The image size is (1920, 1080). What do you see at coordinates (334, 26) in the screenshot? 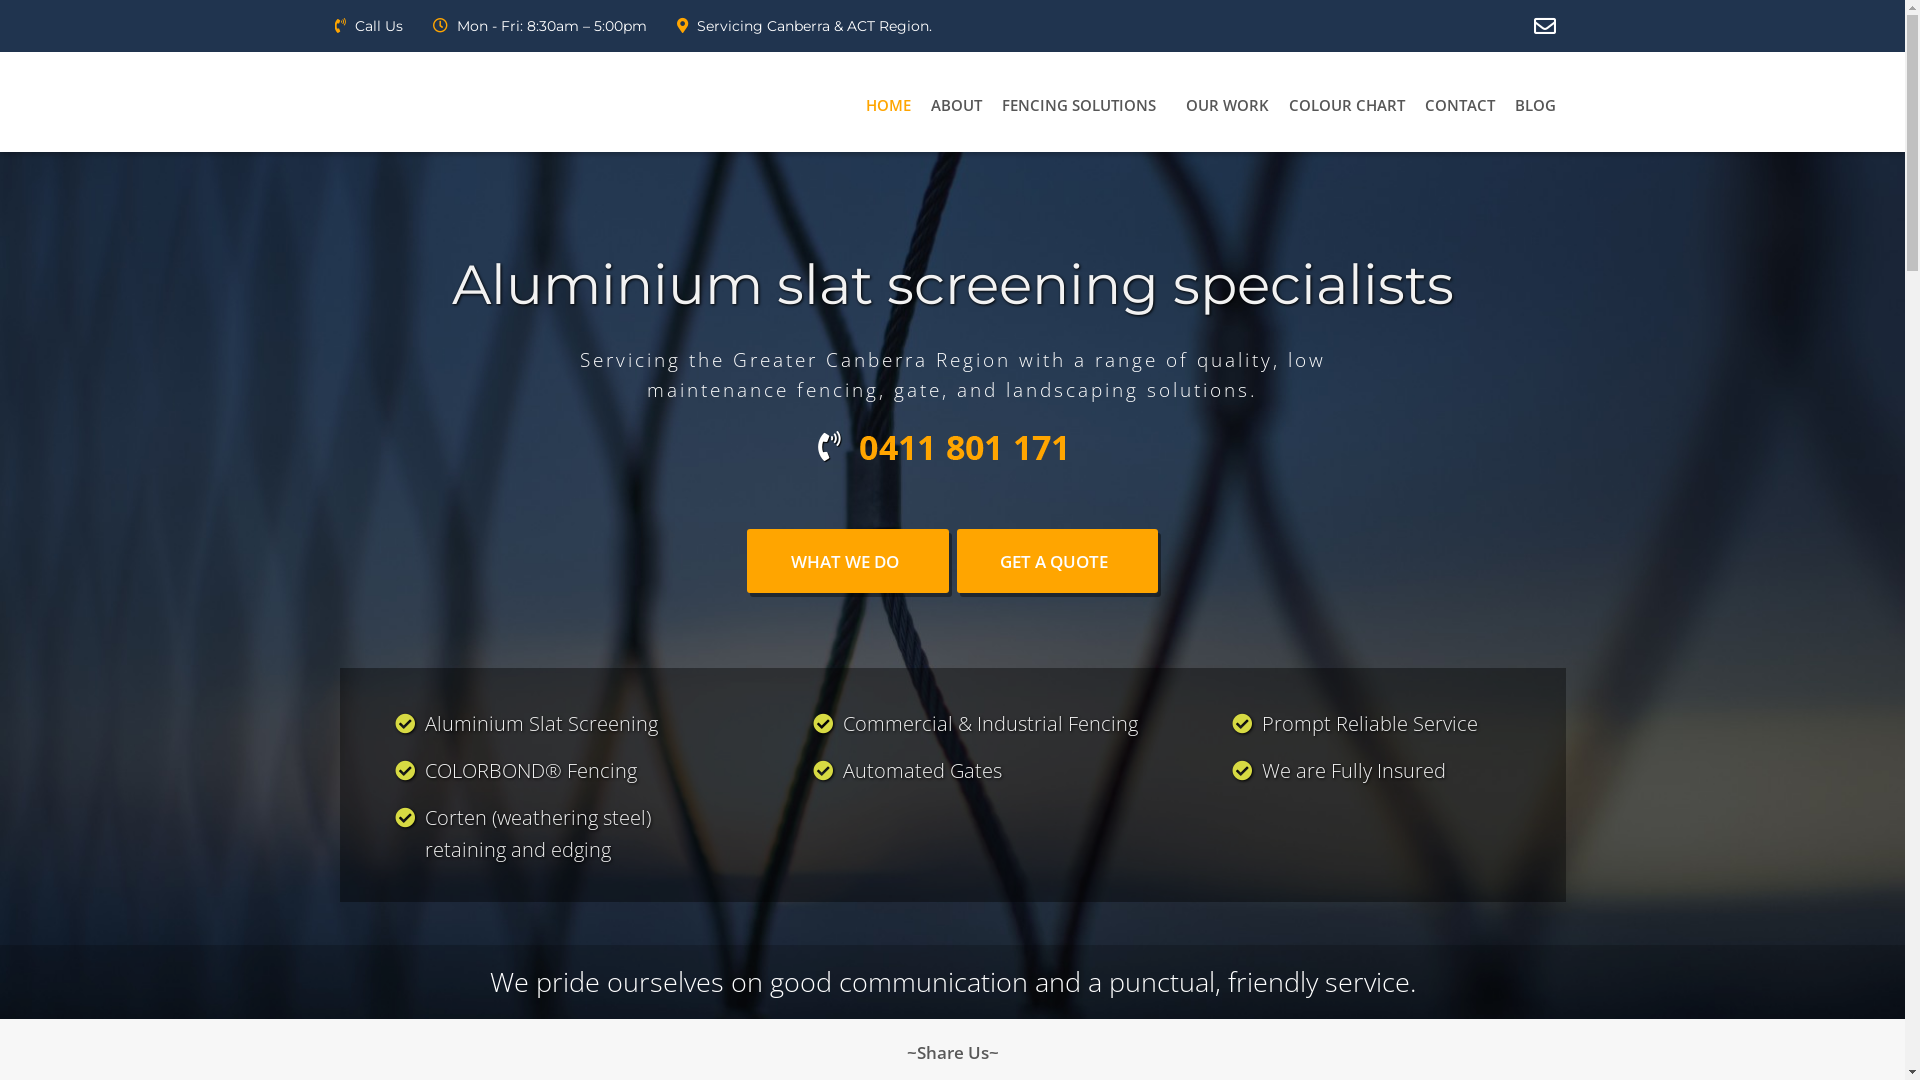
I see `'Call Us'` at bounding box center [334, 26].